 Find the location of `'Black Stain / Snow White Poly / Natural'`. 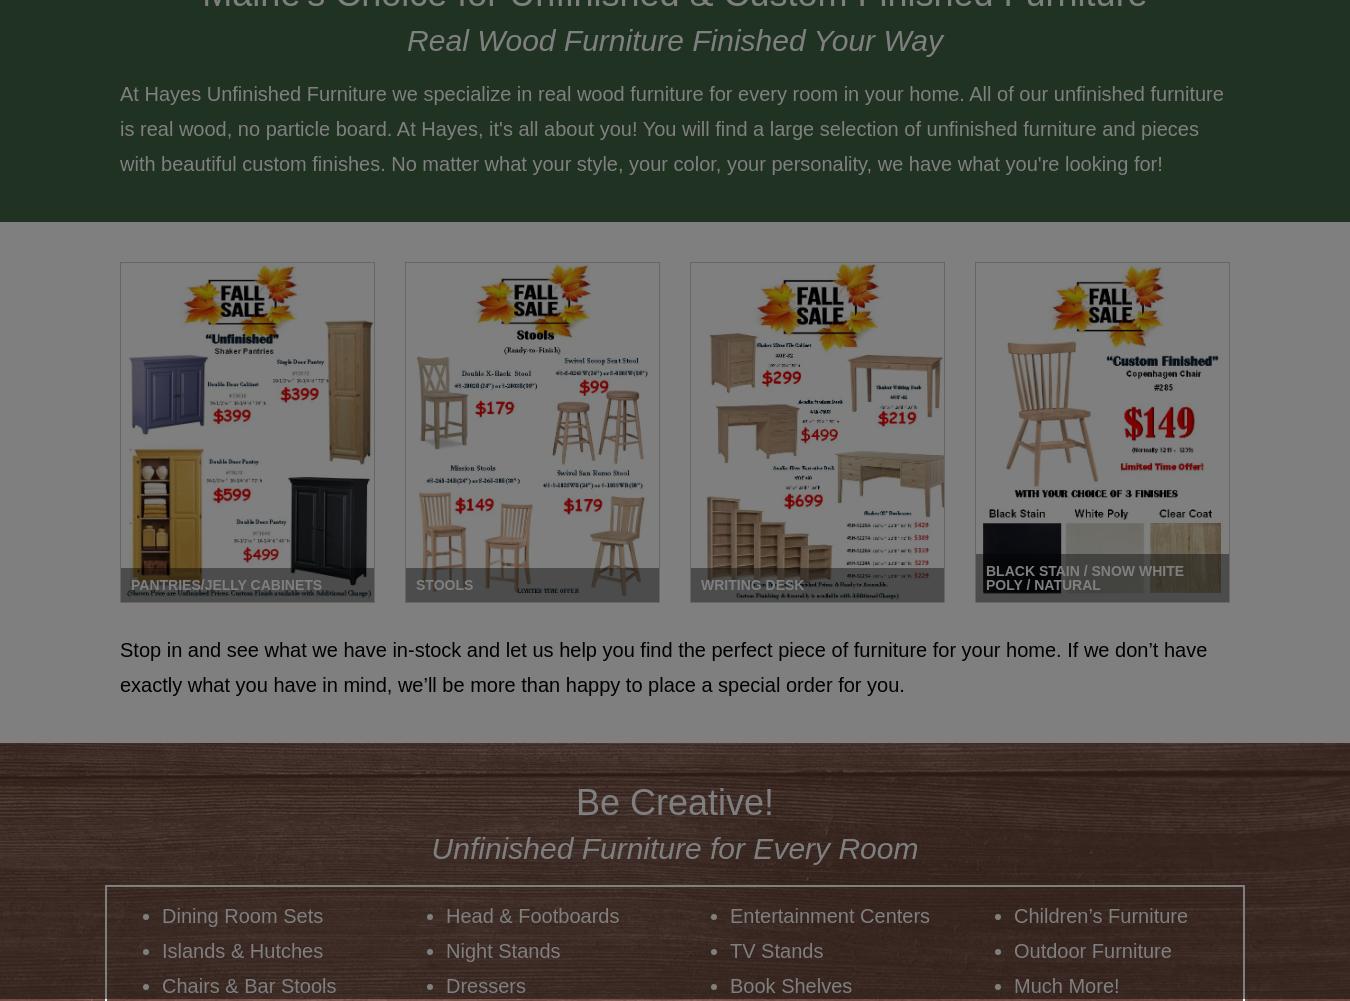

'Black Stain / Snow White Poly / Natural' is located at coordinates (985, 576).